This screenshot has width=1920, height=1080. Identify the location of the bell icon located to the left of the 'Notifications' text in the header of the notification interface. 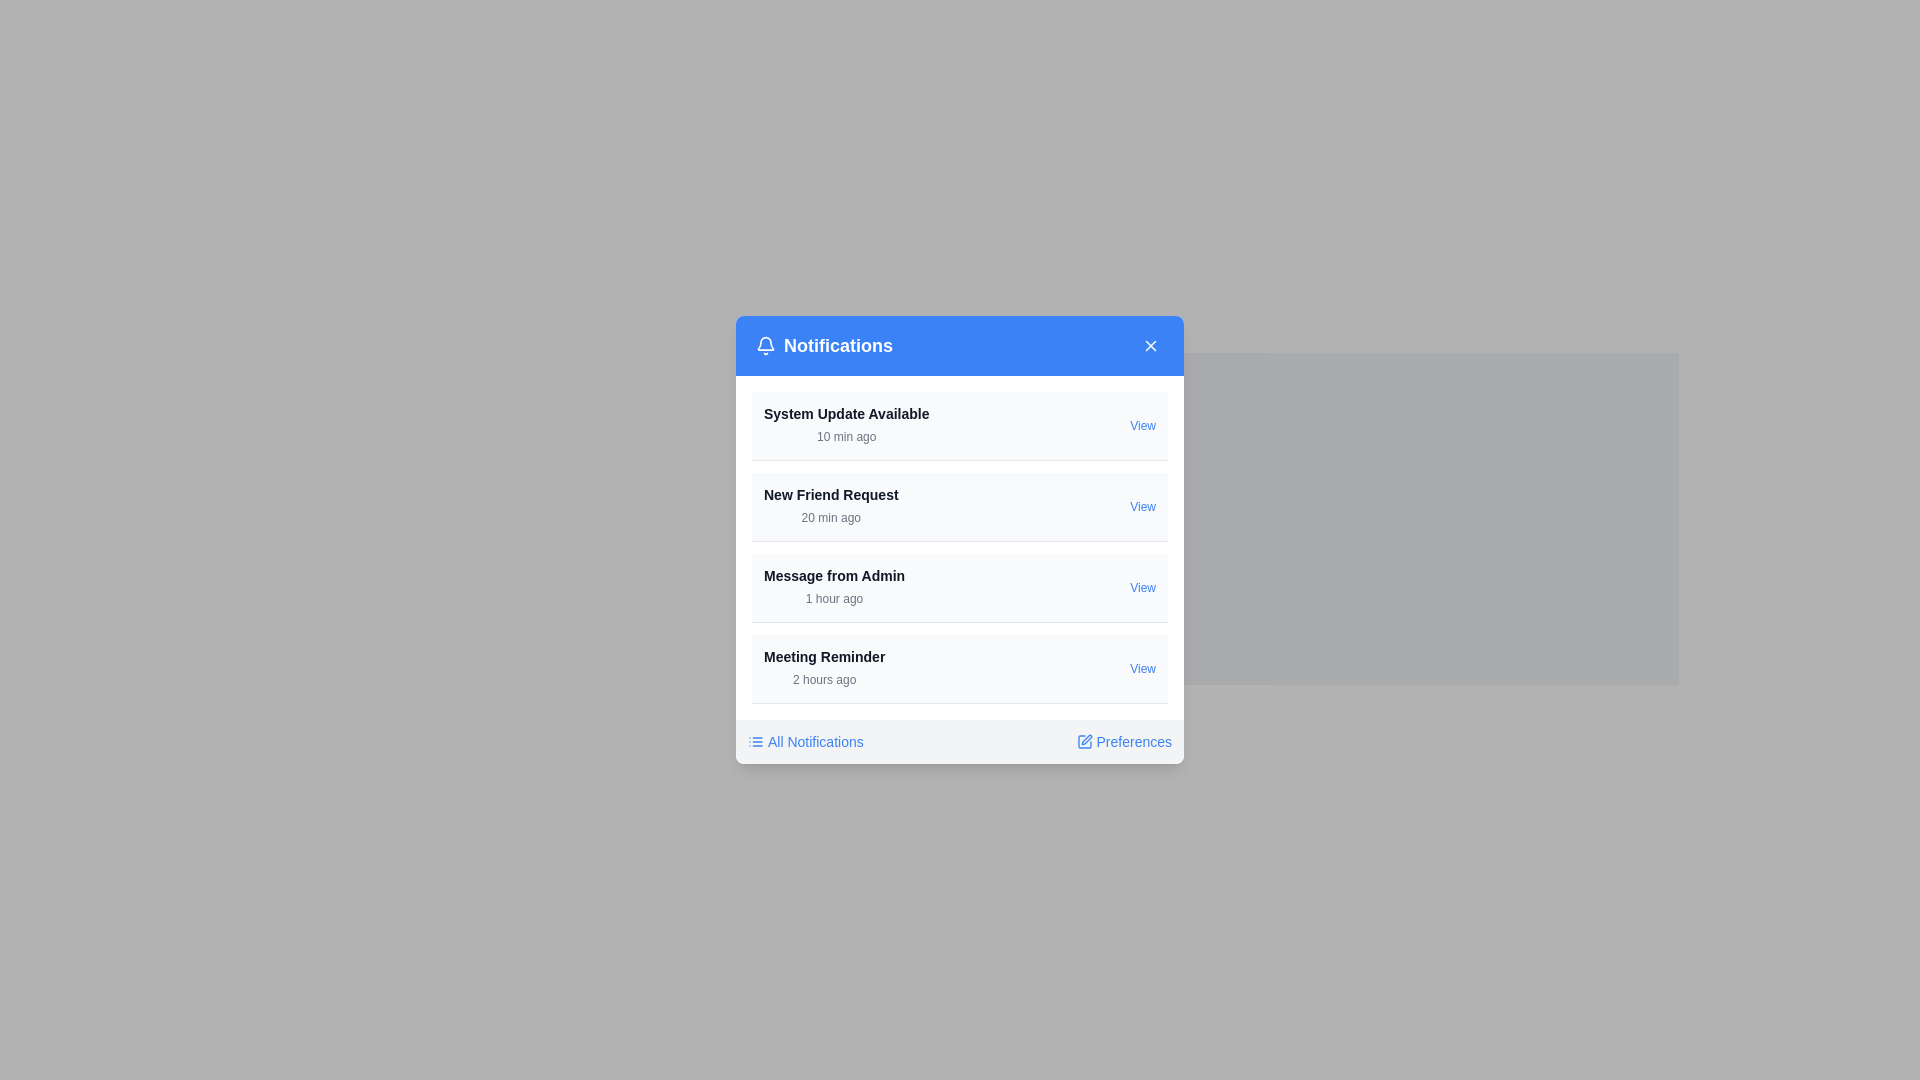
(765, 345).